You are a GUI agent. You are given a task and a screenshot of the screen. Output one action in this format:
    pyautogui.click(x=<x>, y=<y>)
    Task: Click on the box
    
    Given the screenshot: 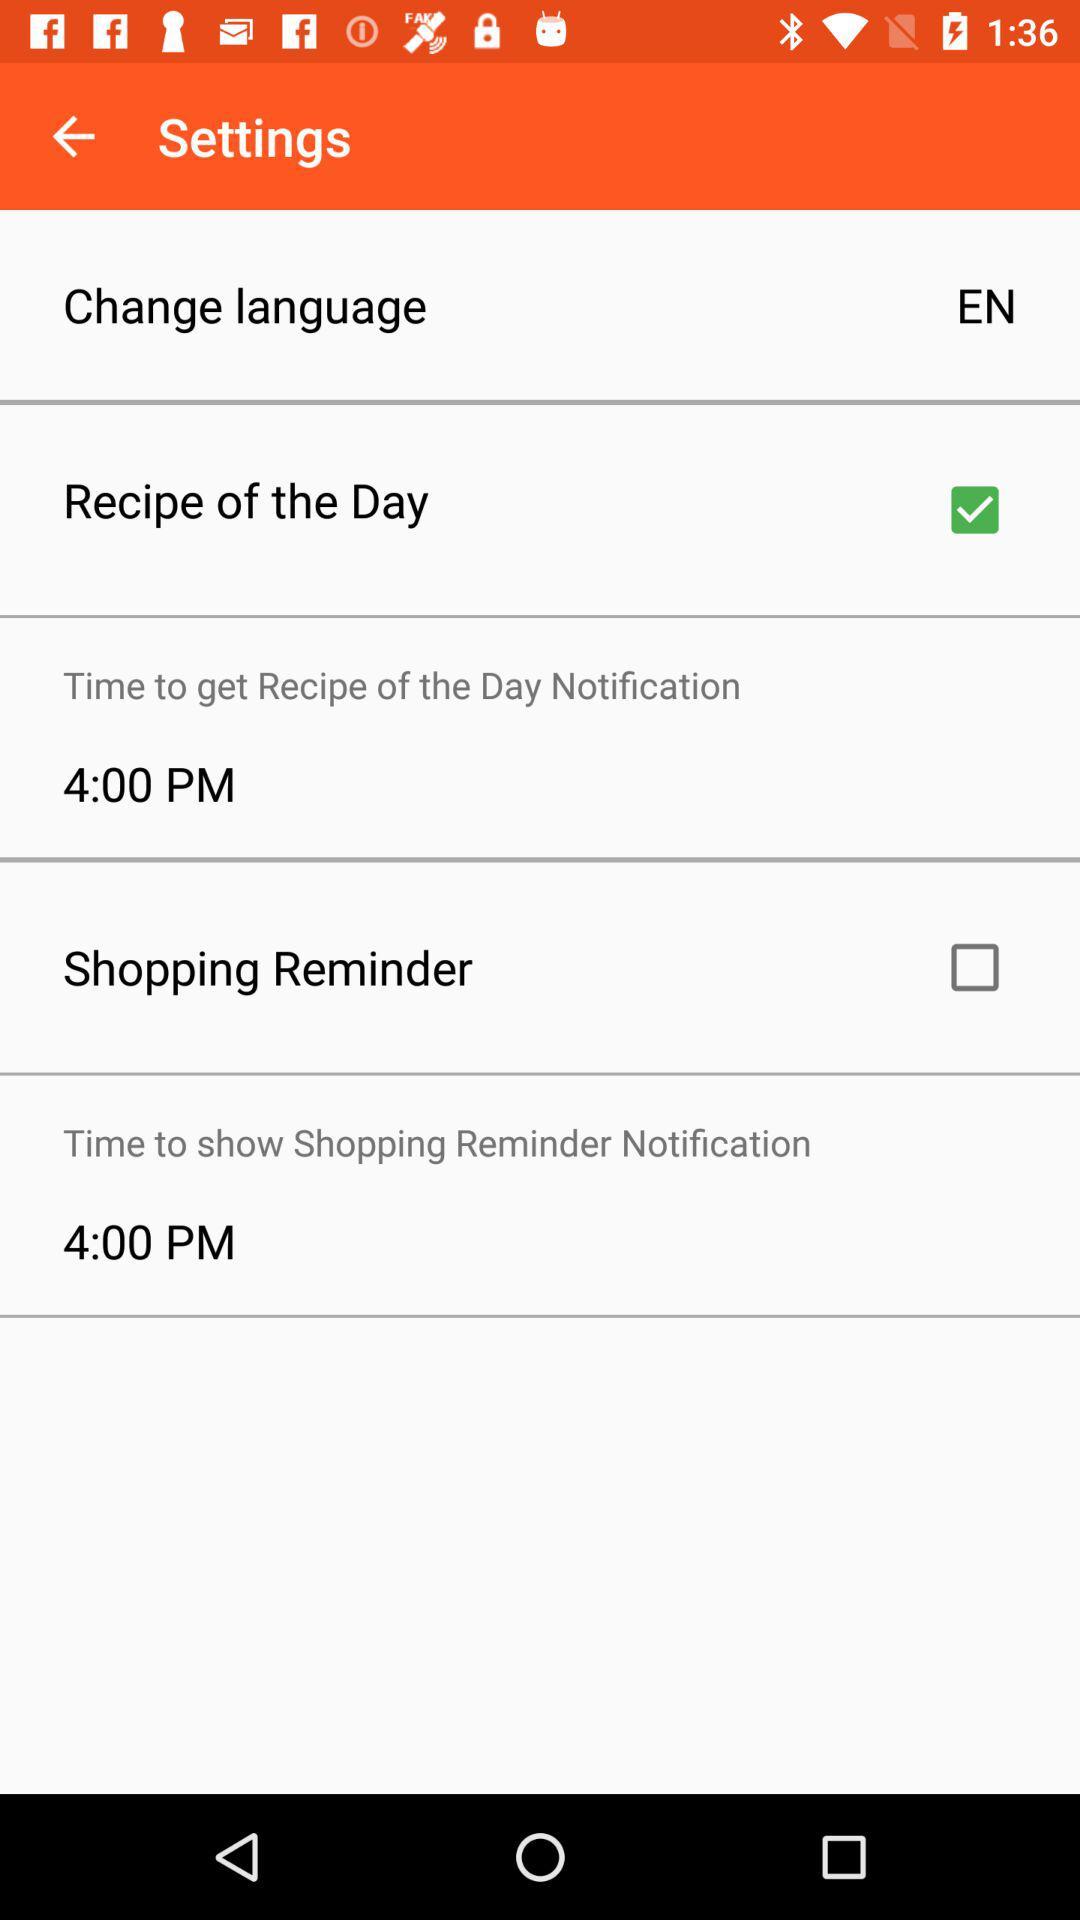 What is the action you would take?
    pyautogui.click(x=974, y=509)
    